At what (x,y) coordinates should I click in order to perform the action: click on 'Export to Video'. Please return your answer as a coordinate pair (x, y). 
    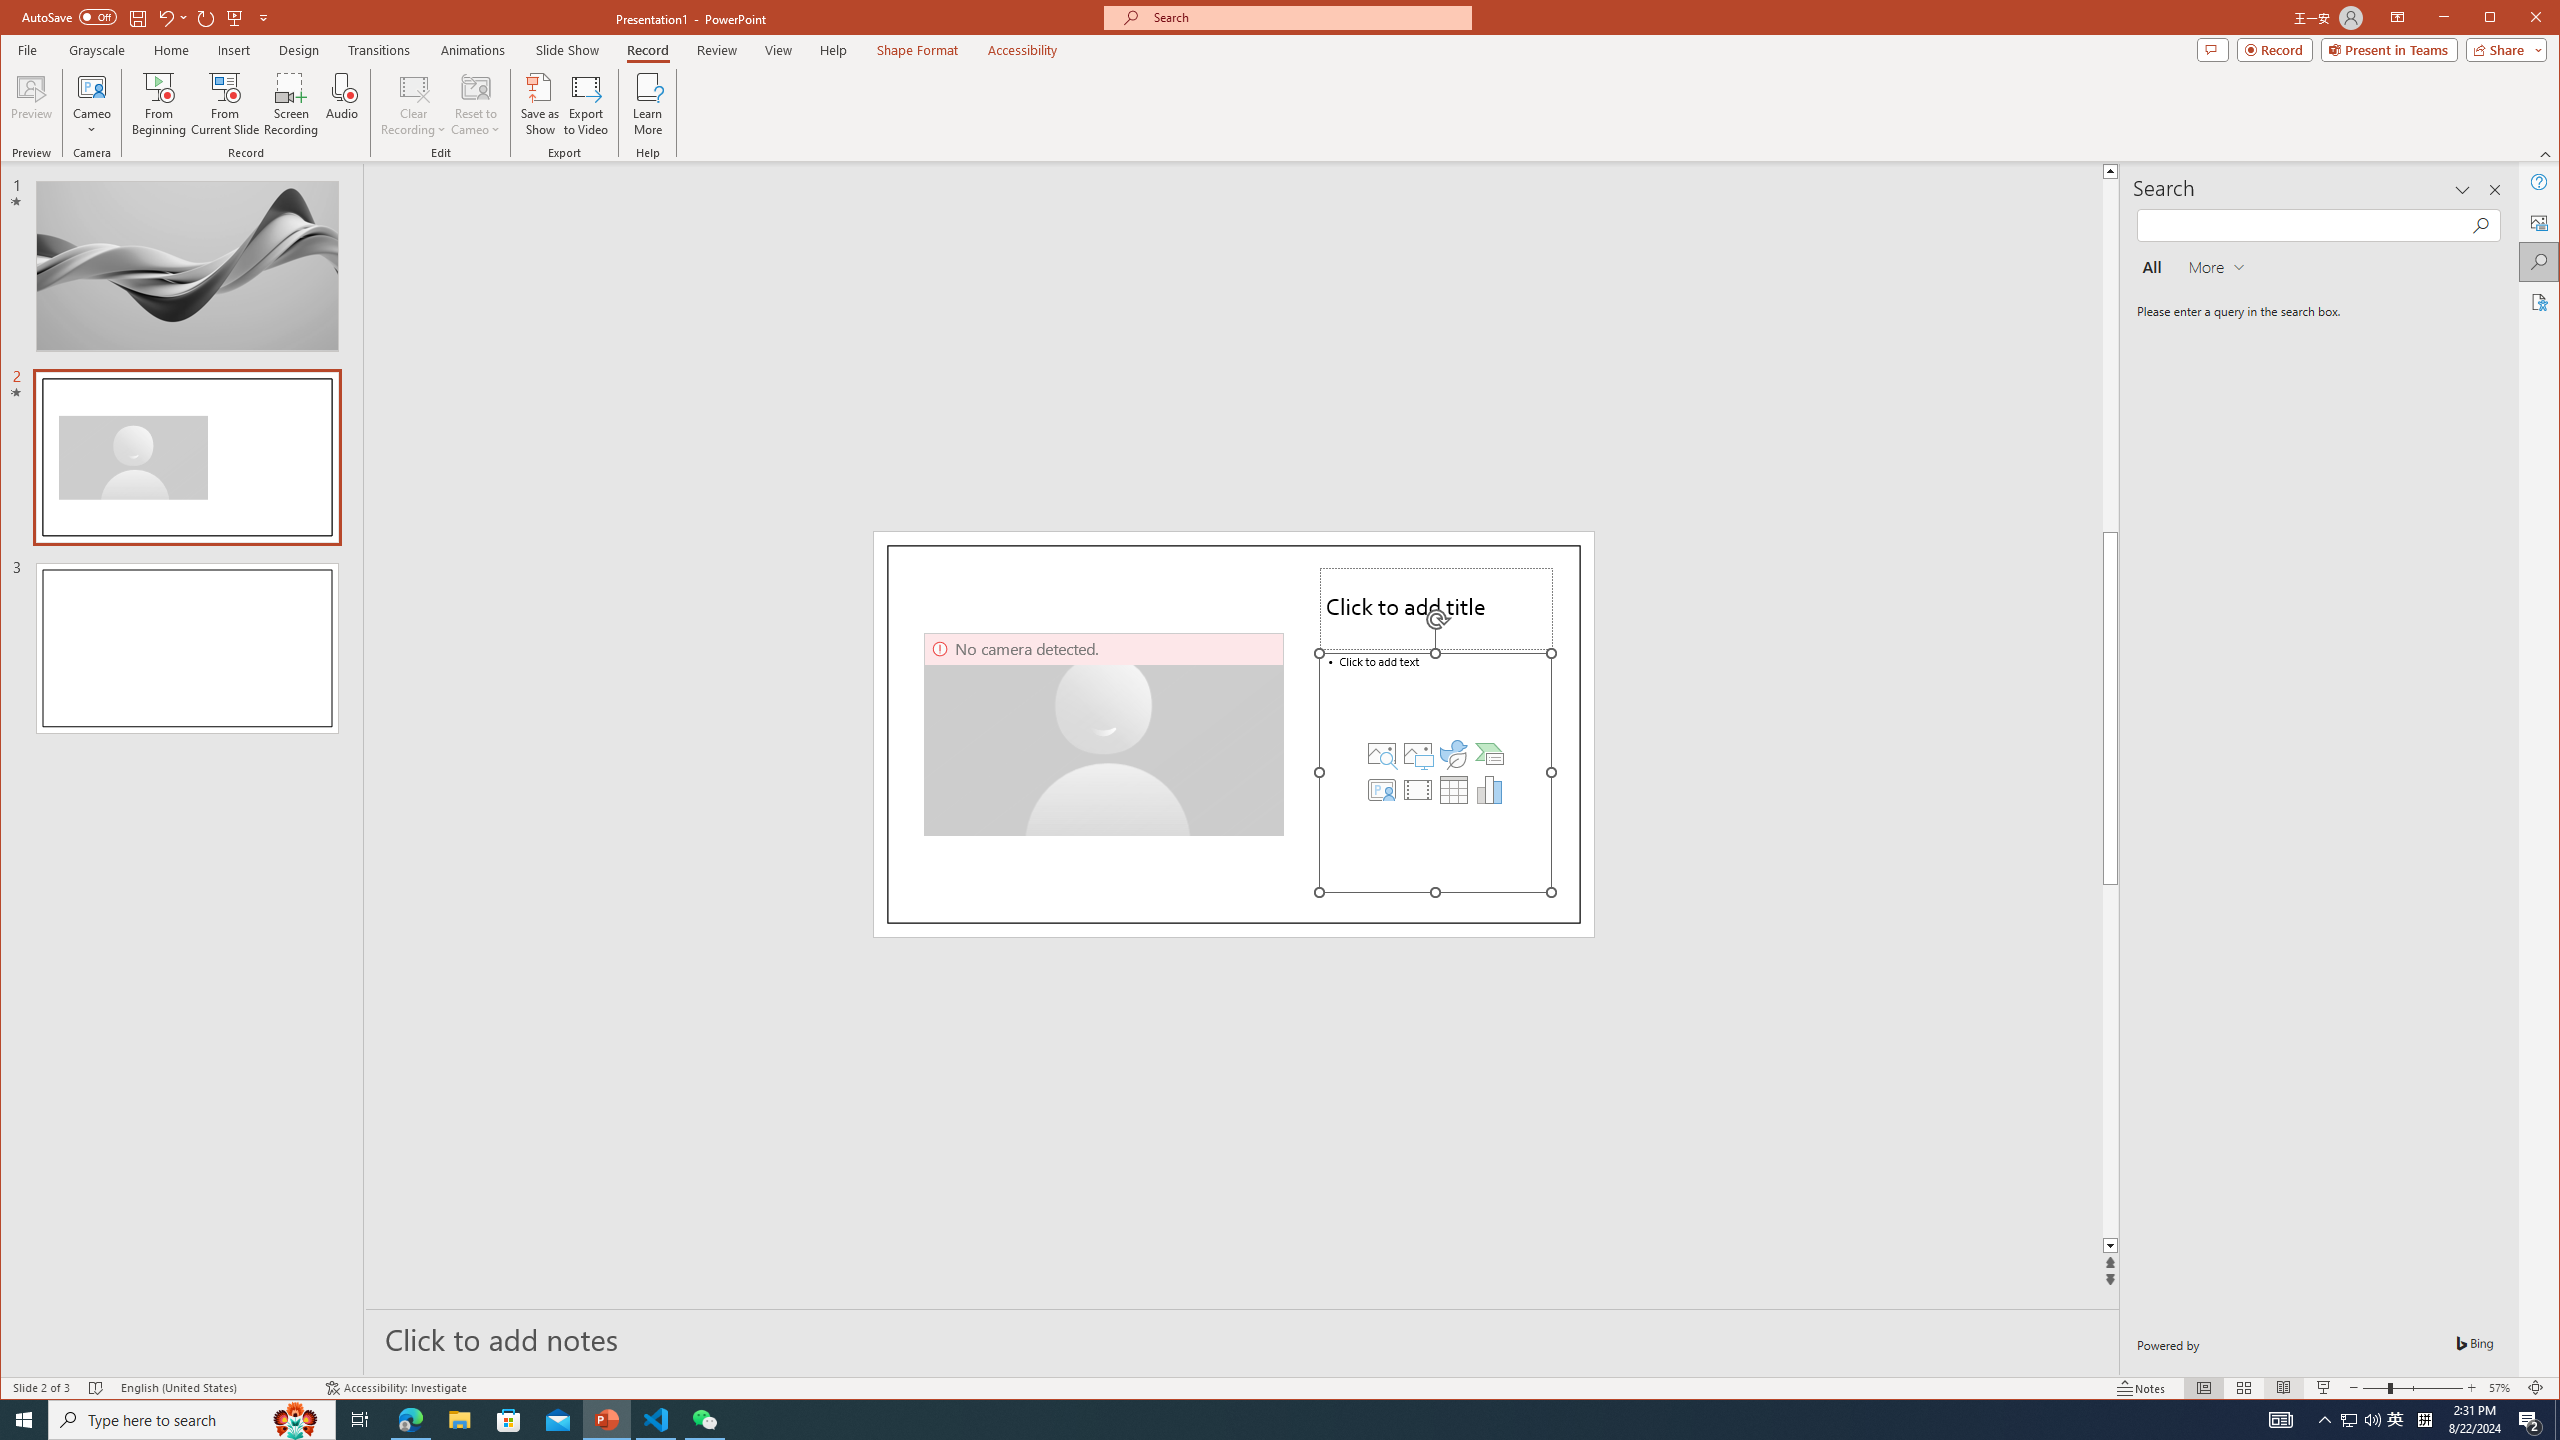
    Looking at the image, I should click on (587, 103).